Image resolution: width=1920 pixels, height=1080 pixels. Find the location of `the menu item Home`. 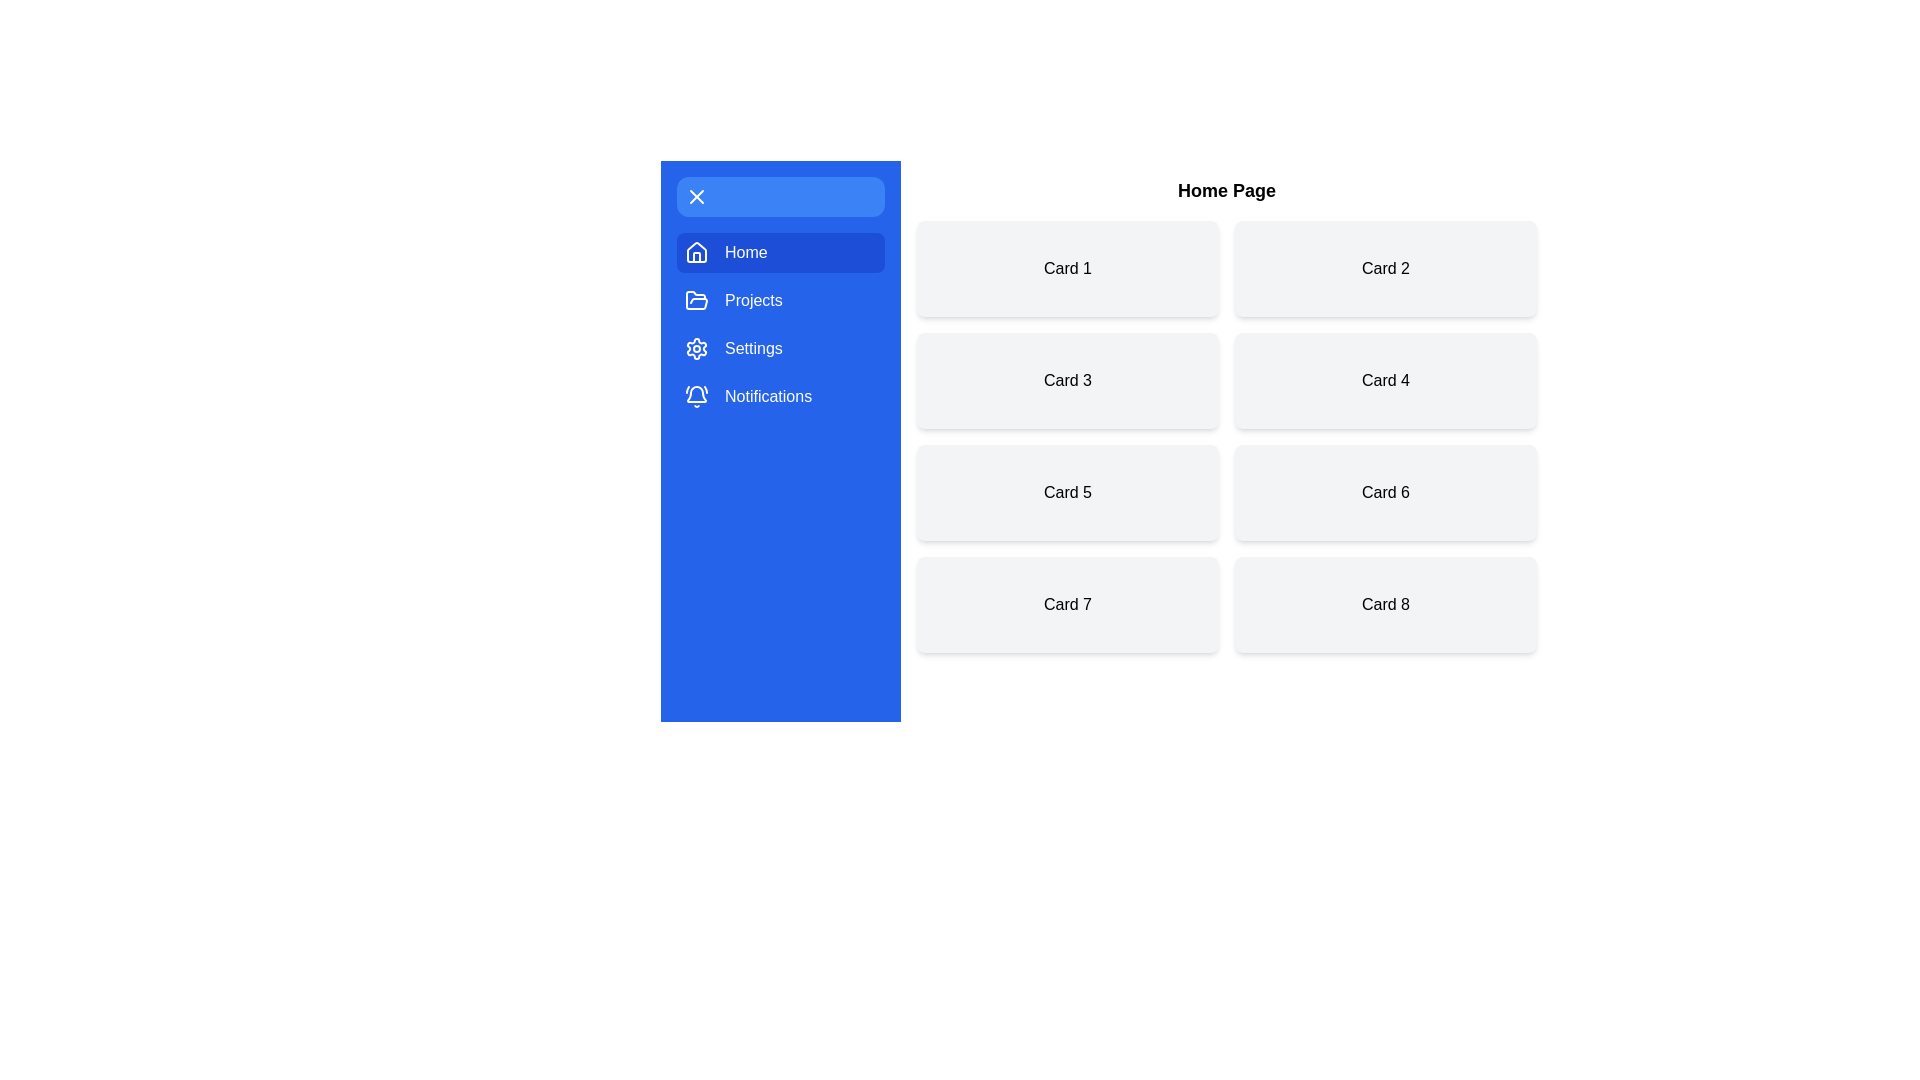

the menu item Home is located at coordinates (780, 252).